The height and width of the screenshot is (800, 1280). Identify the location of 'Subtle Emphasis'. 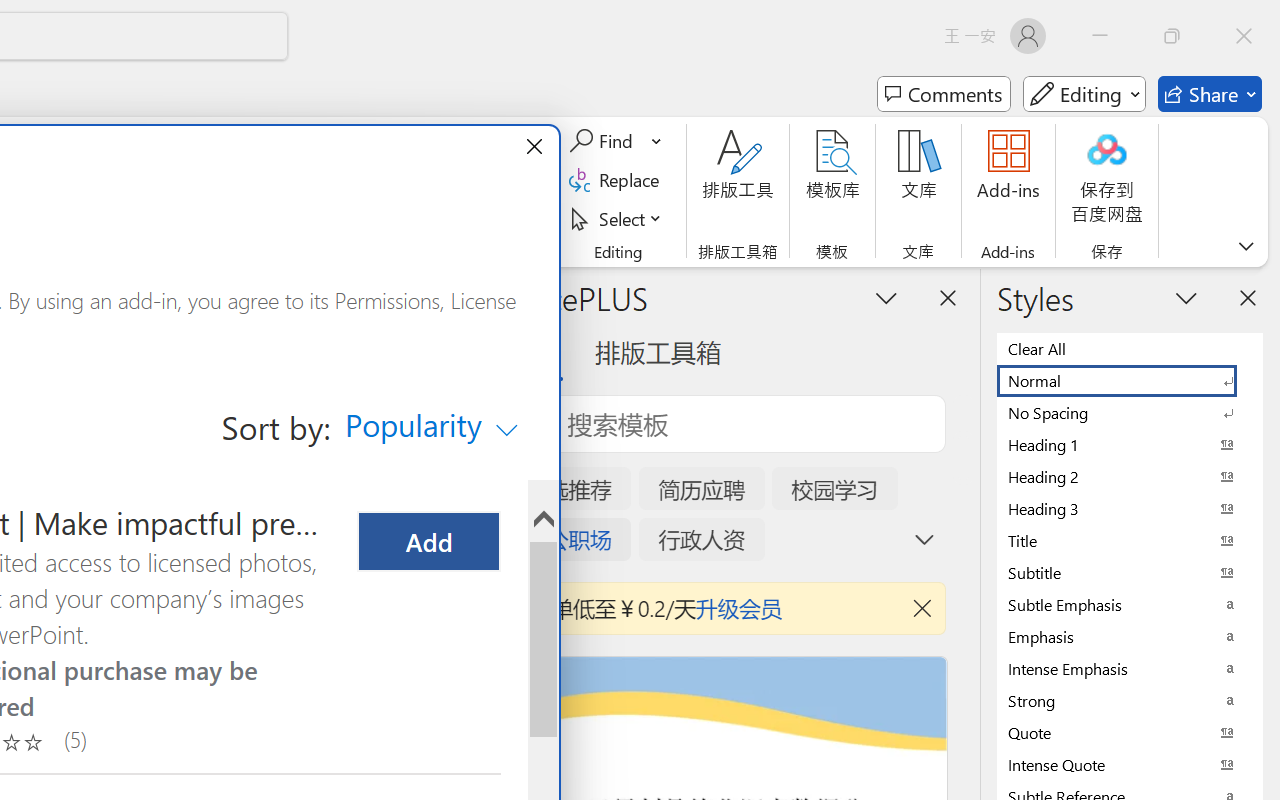
(1130, 604).